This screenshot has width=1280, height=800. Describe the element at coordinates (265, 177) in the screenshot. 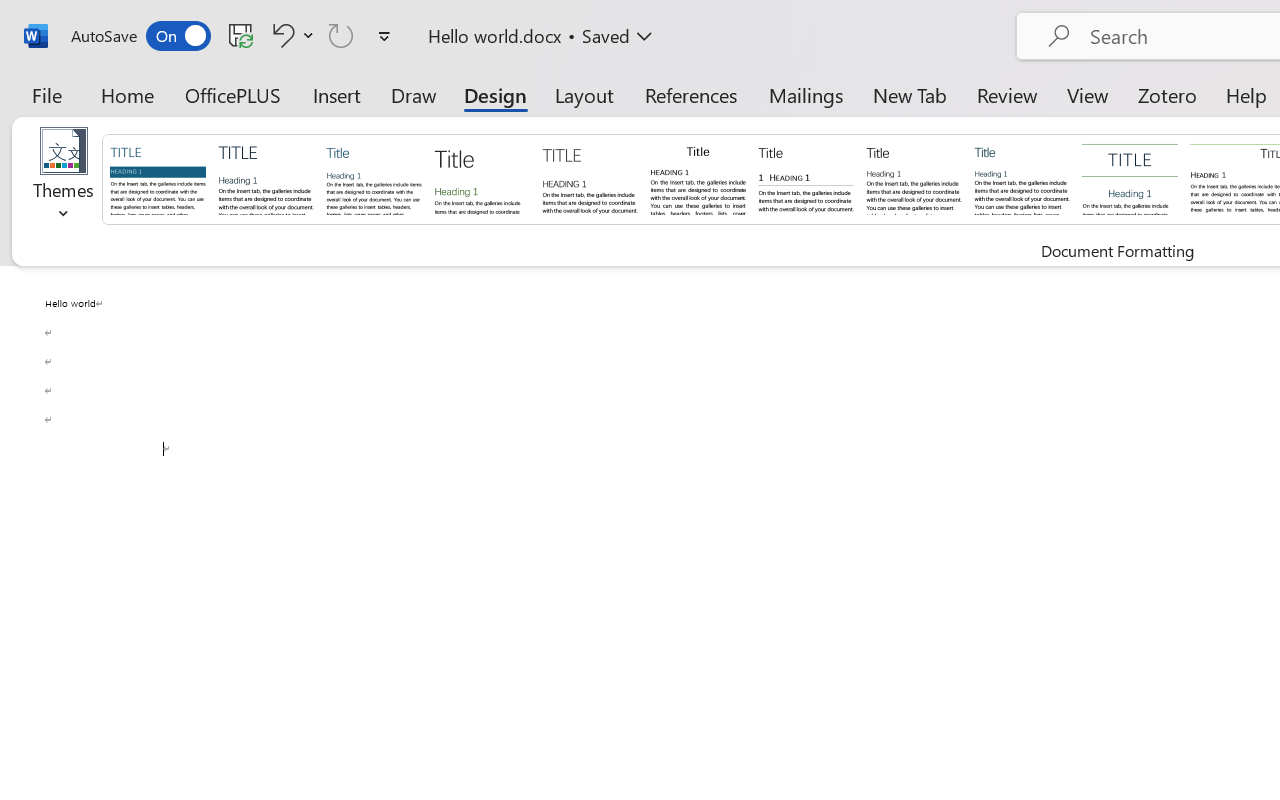

I see `'Basic (Elegant)'` at that location.